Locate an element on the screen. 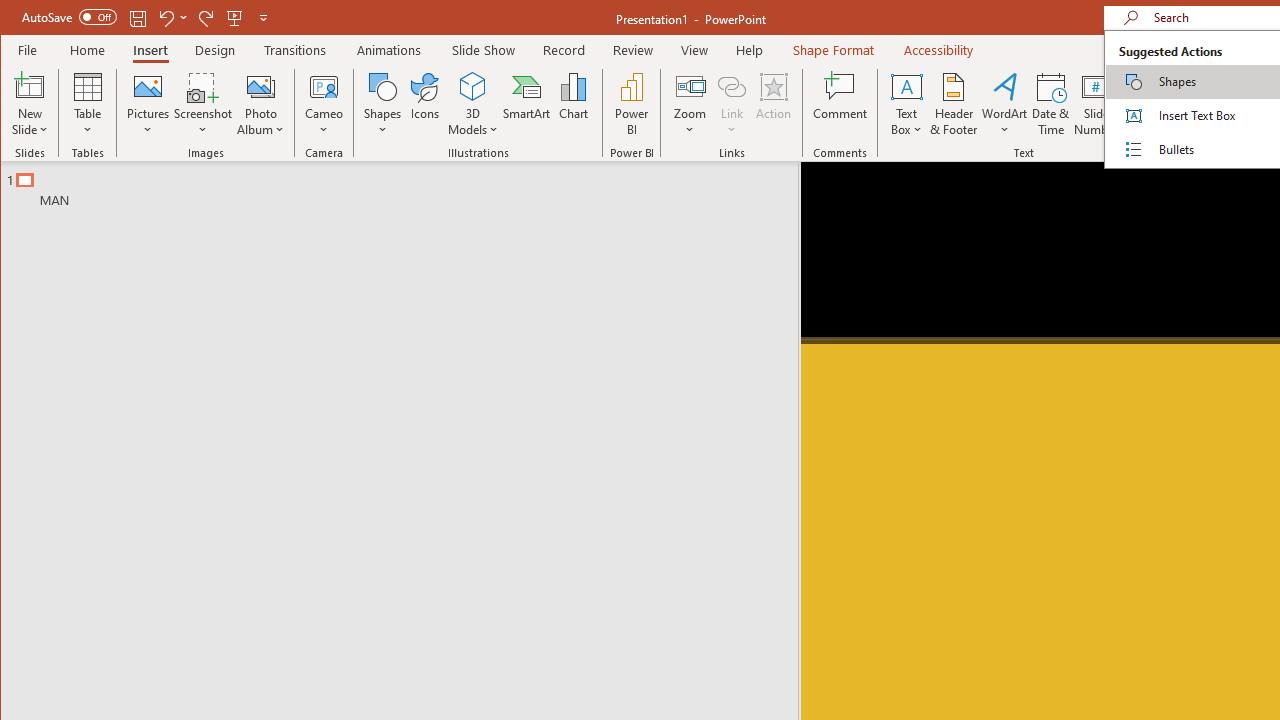 This screenshot has width=1280, height=720. 'Chart...' is located at coordinates (573, 104).